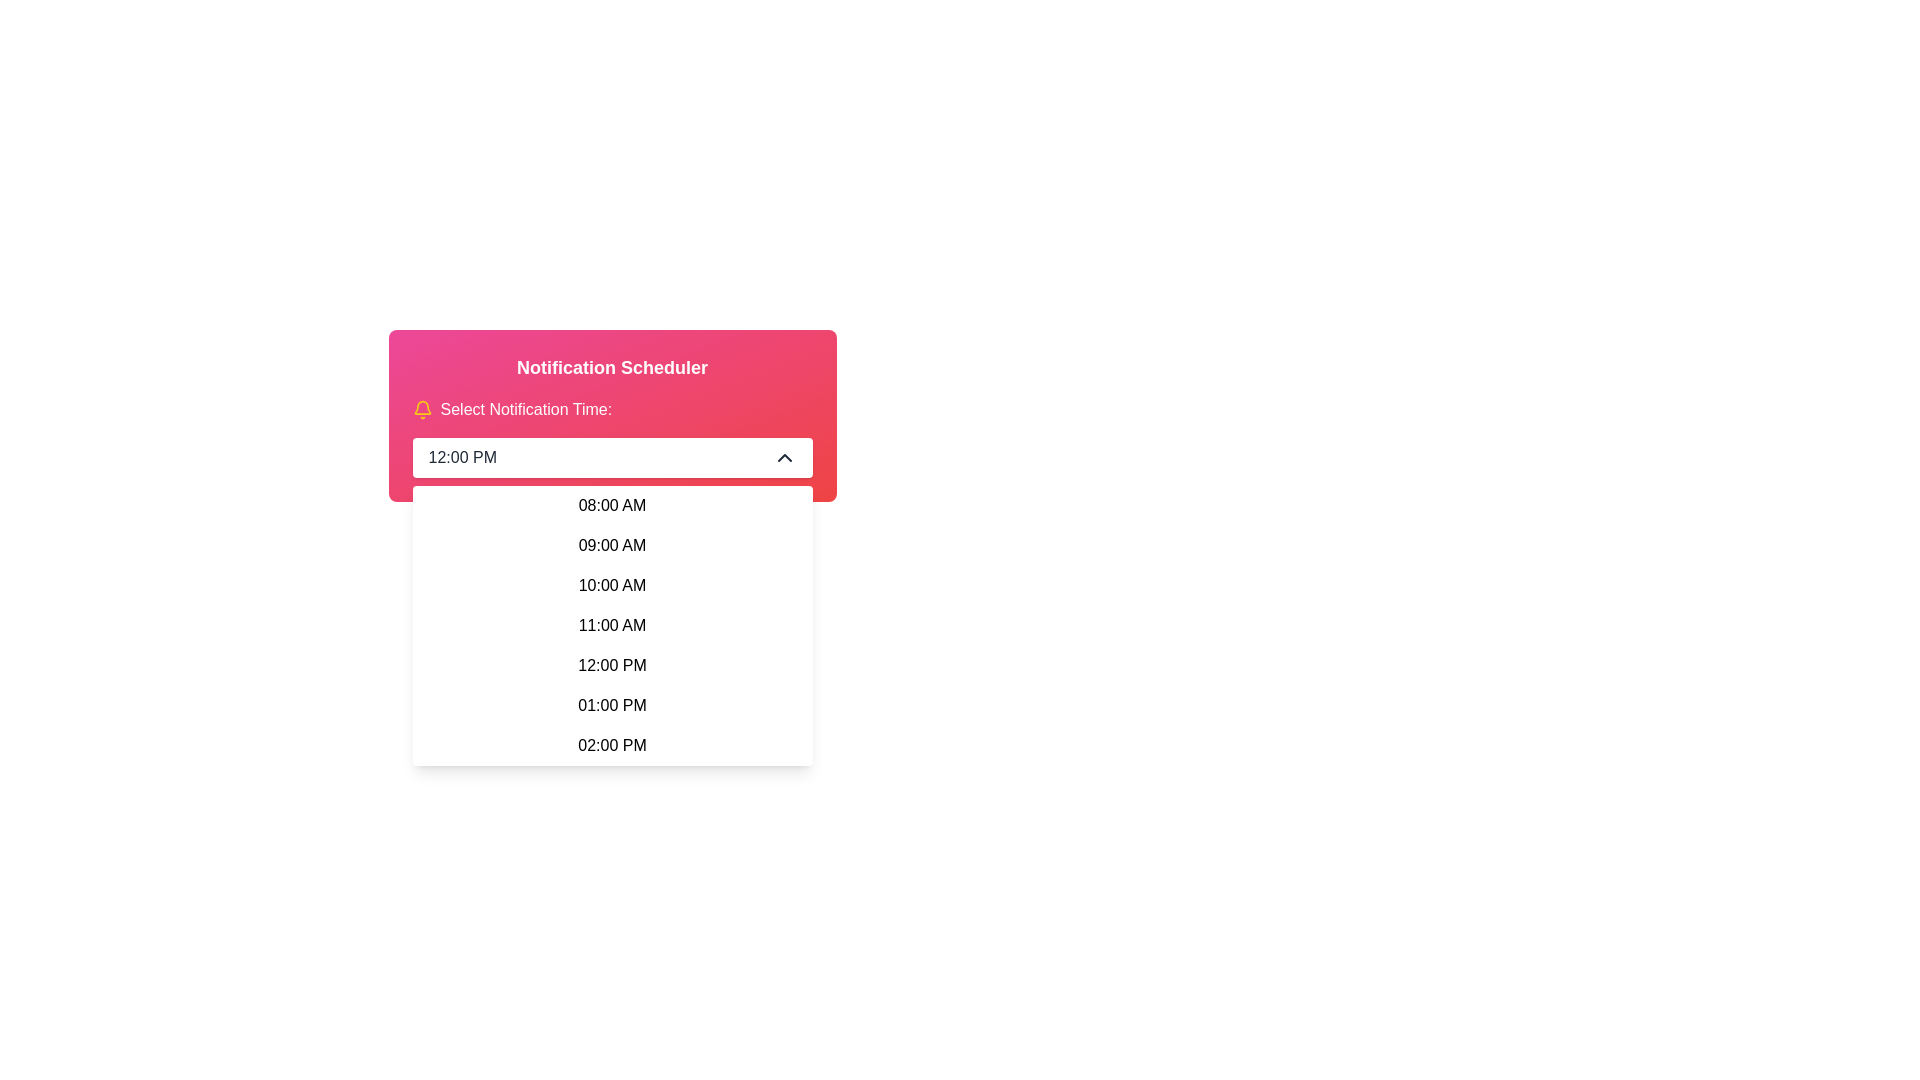 This screenshot has height=1080, width=1920. What do you see at coordinates (611, 624) in the screenshot?
I see `the fourth option in the dropdown menu` at bounding box center [611, 624].